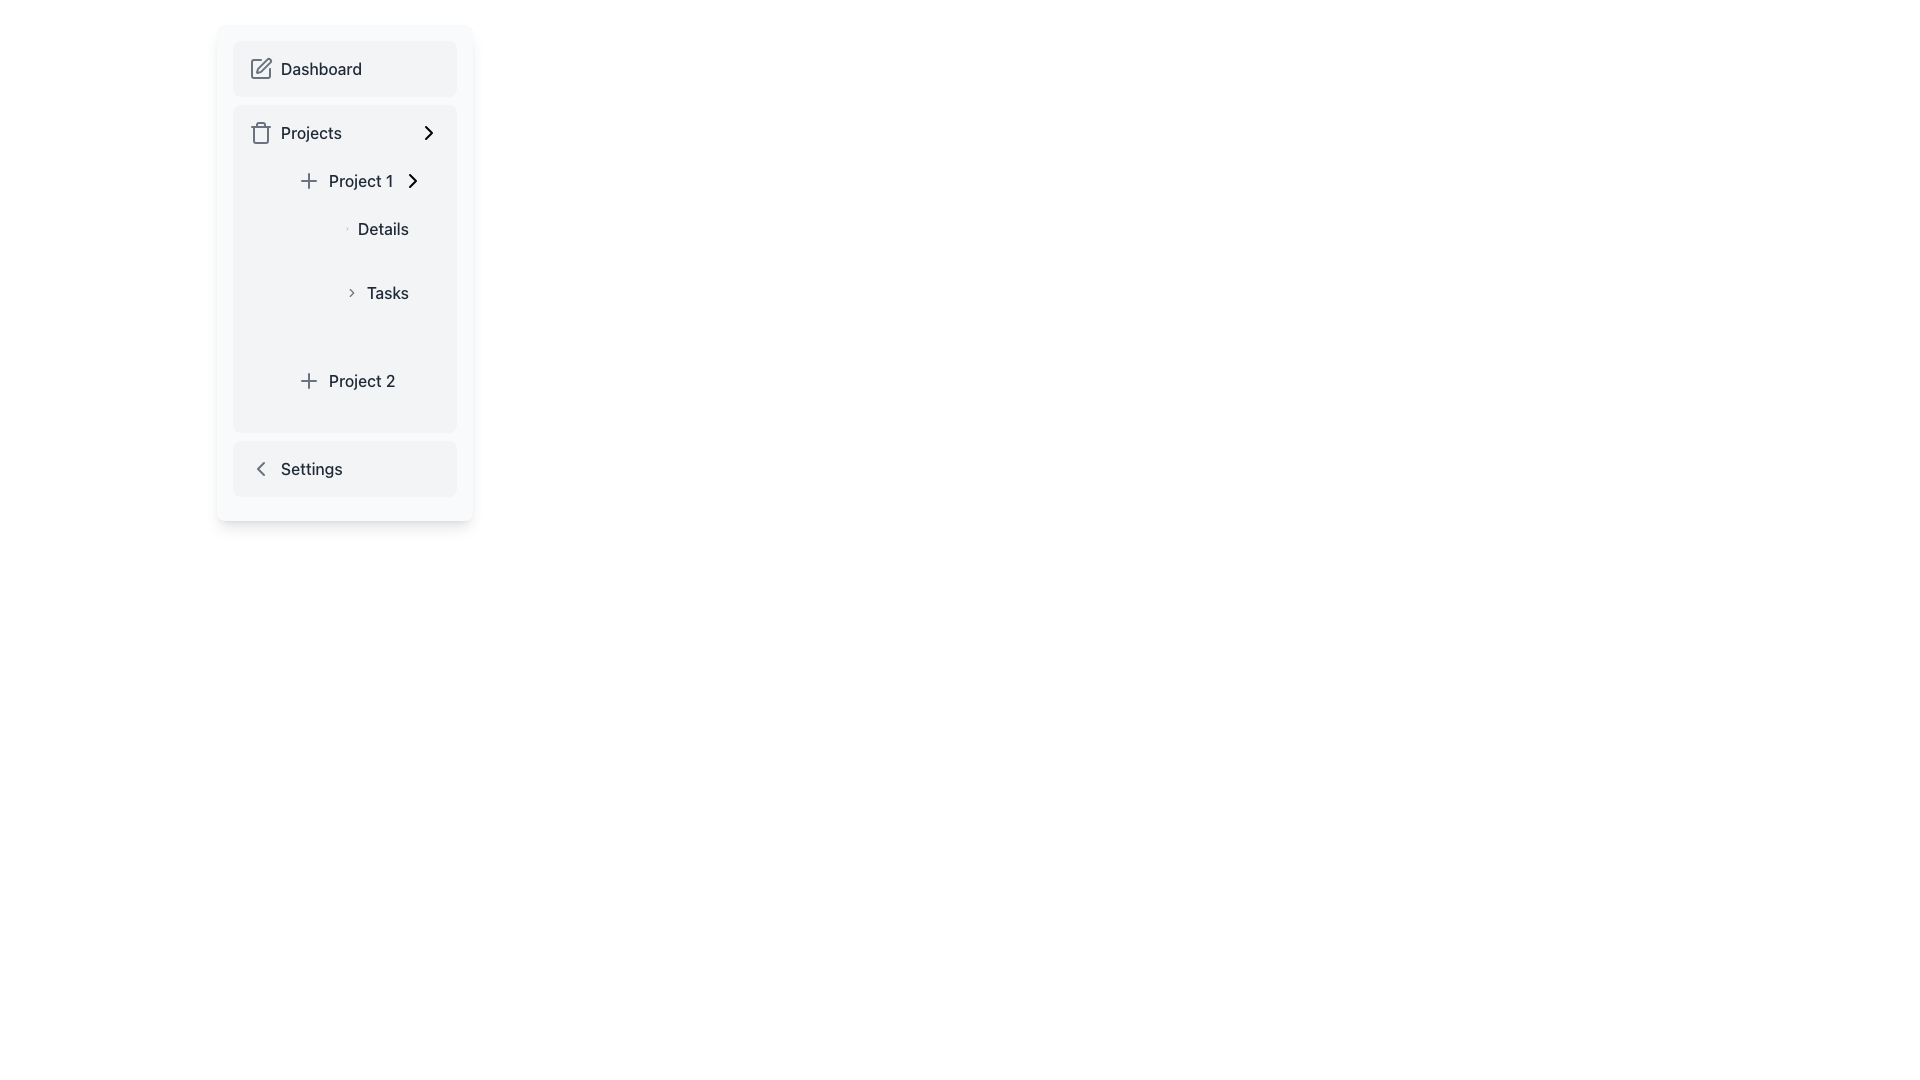 Image resolution: width=1920 pixels, height=1080 pixels. I want to click on the 'Details' text label, which is styled in medium gray font and is located next to a right-pointing chevron icon, positioned under 'Project 1' in a vertically listed menu, so click(377, 227).